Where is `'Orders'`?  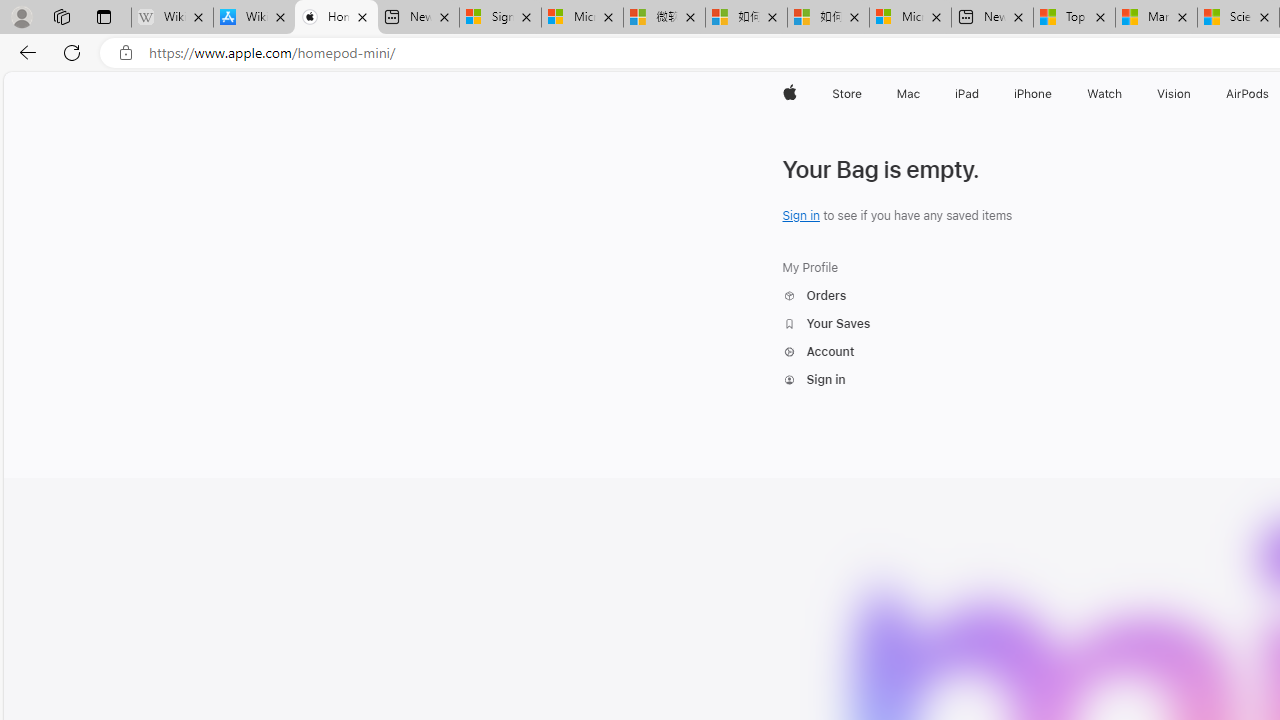
'Orders' is located at coordinates (814, 295).